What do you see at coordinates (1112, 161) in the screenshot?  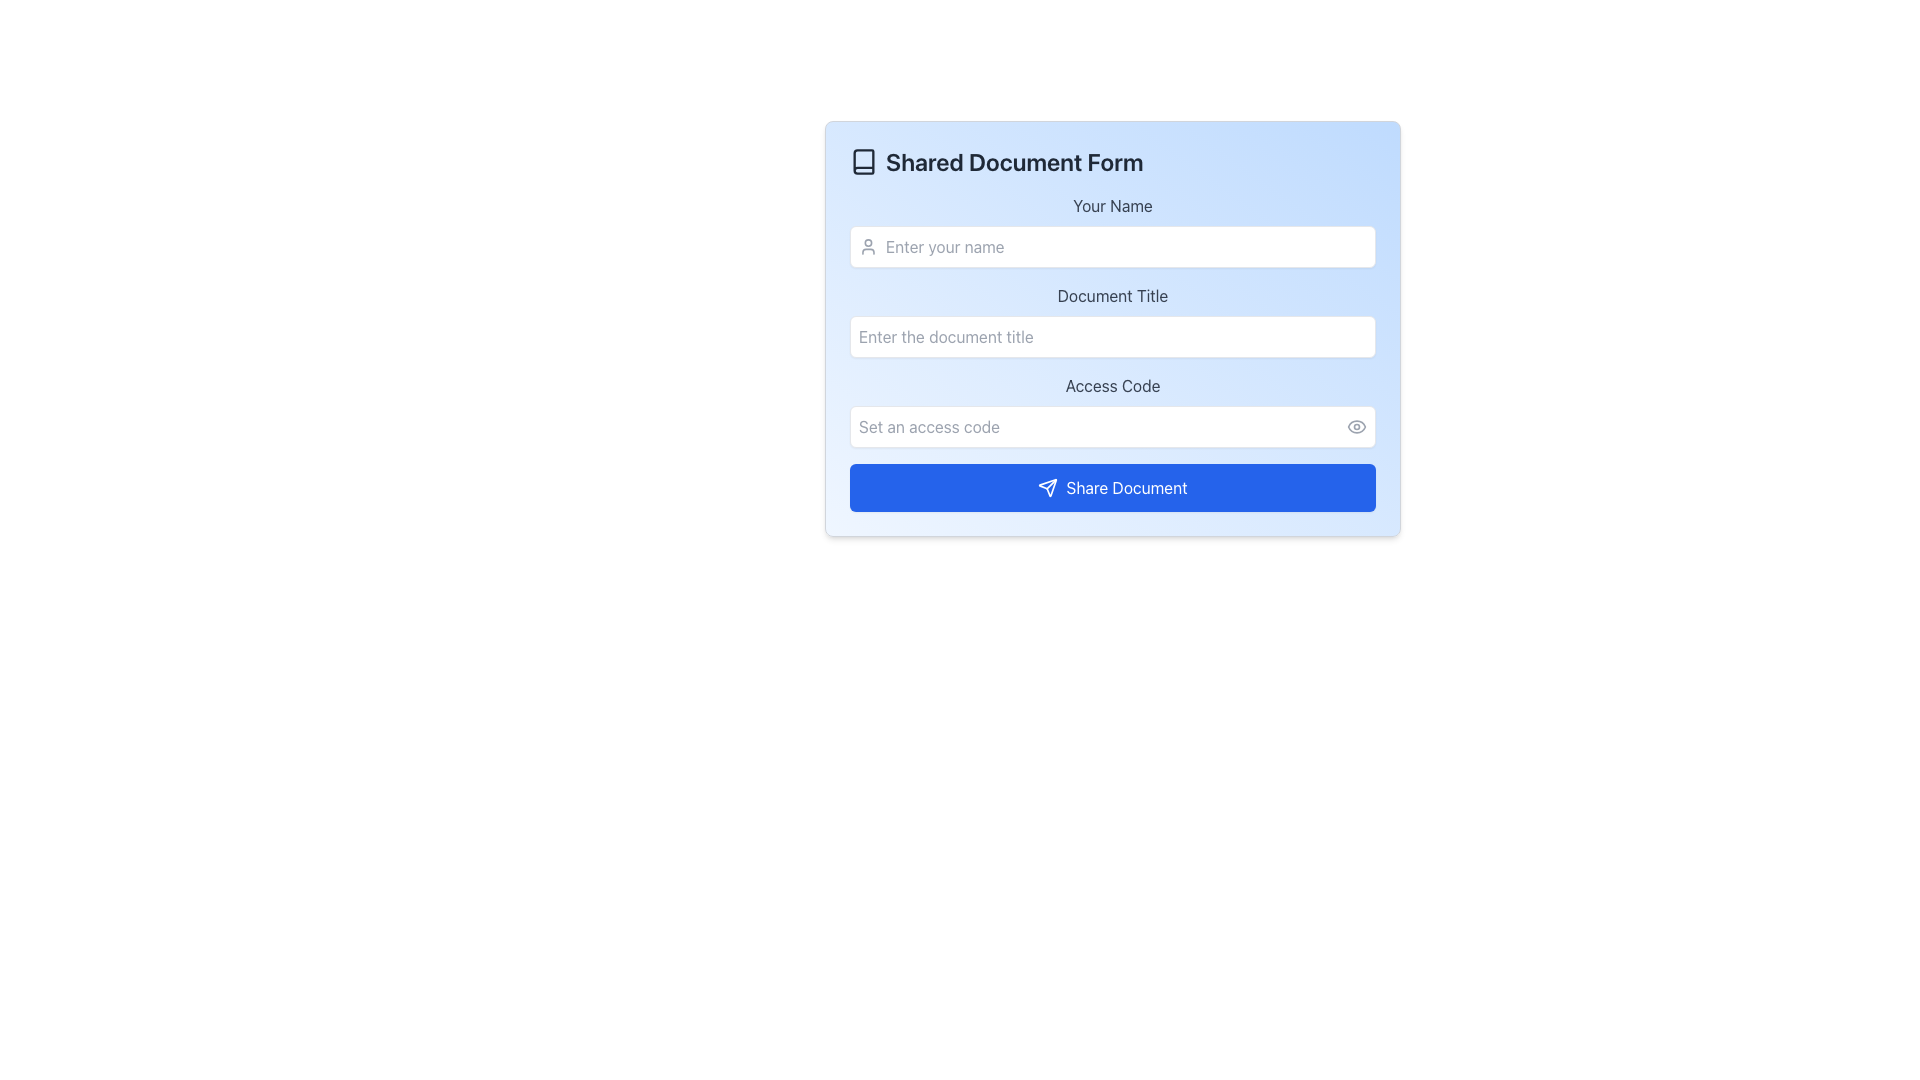 I see `the Text Heading with accompanying Icon, which indicates the purpose of the form to share a document, located at the top of the main form panel` at bounding box center [1112, 161].